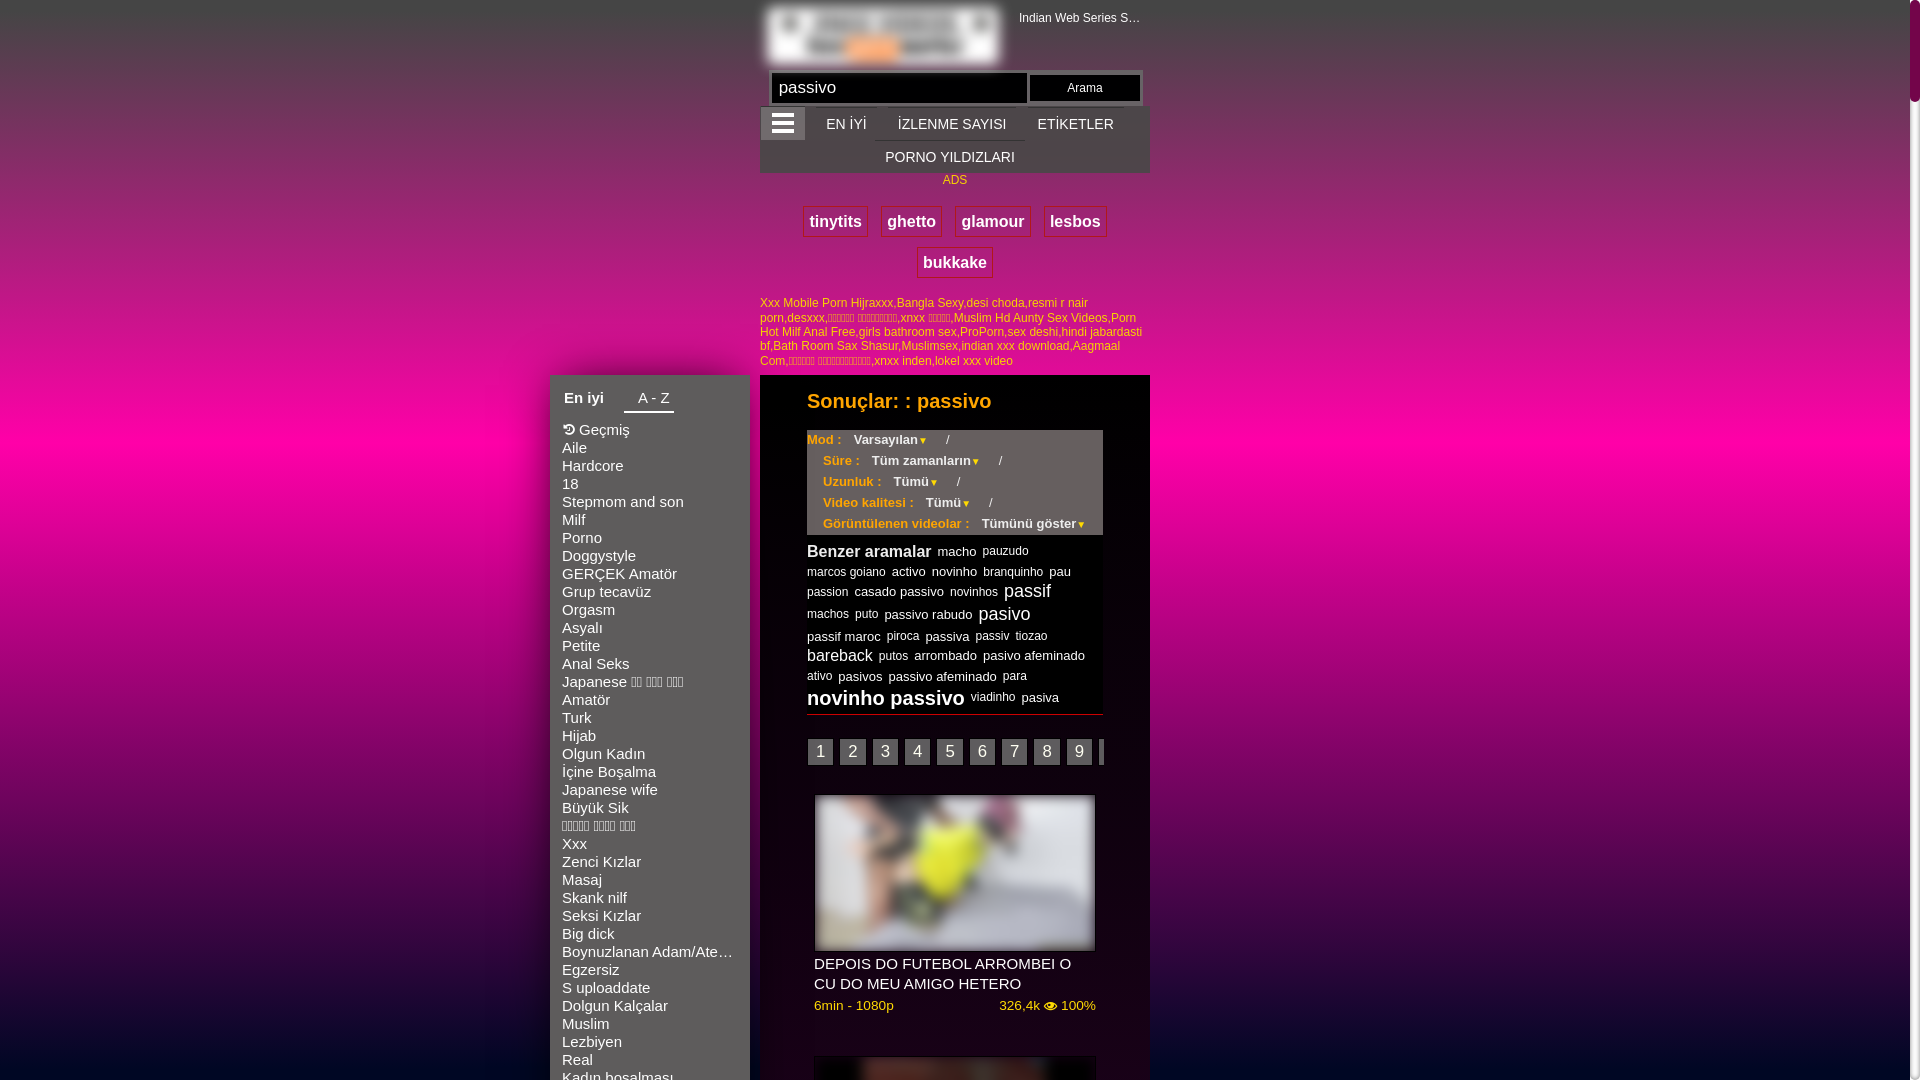  I want to click on '9', so click(1078, 752).